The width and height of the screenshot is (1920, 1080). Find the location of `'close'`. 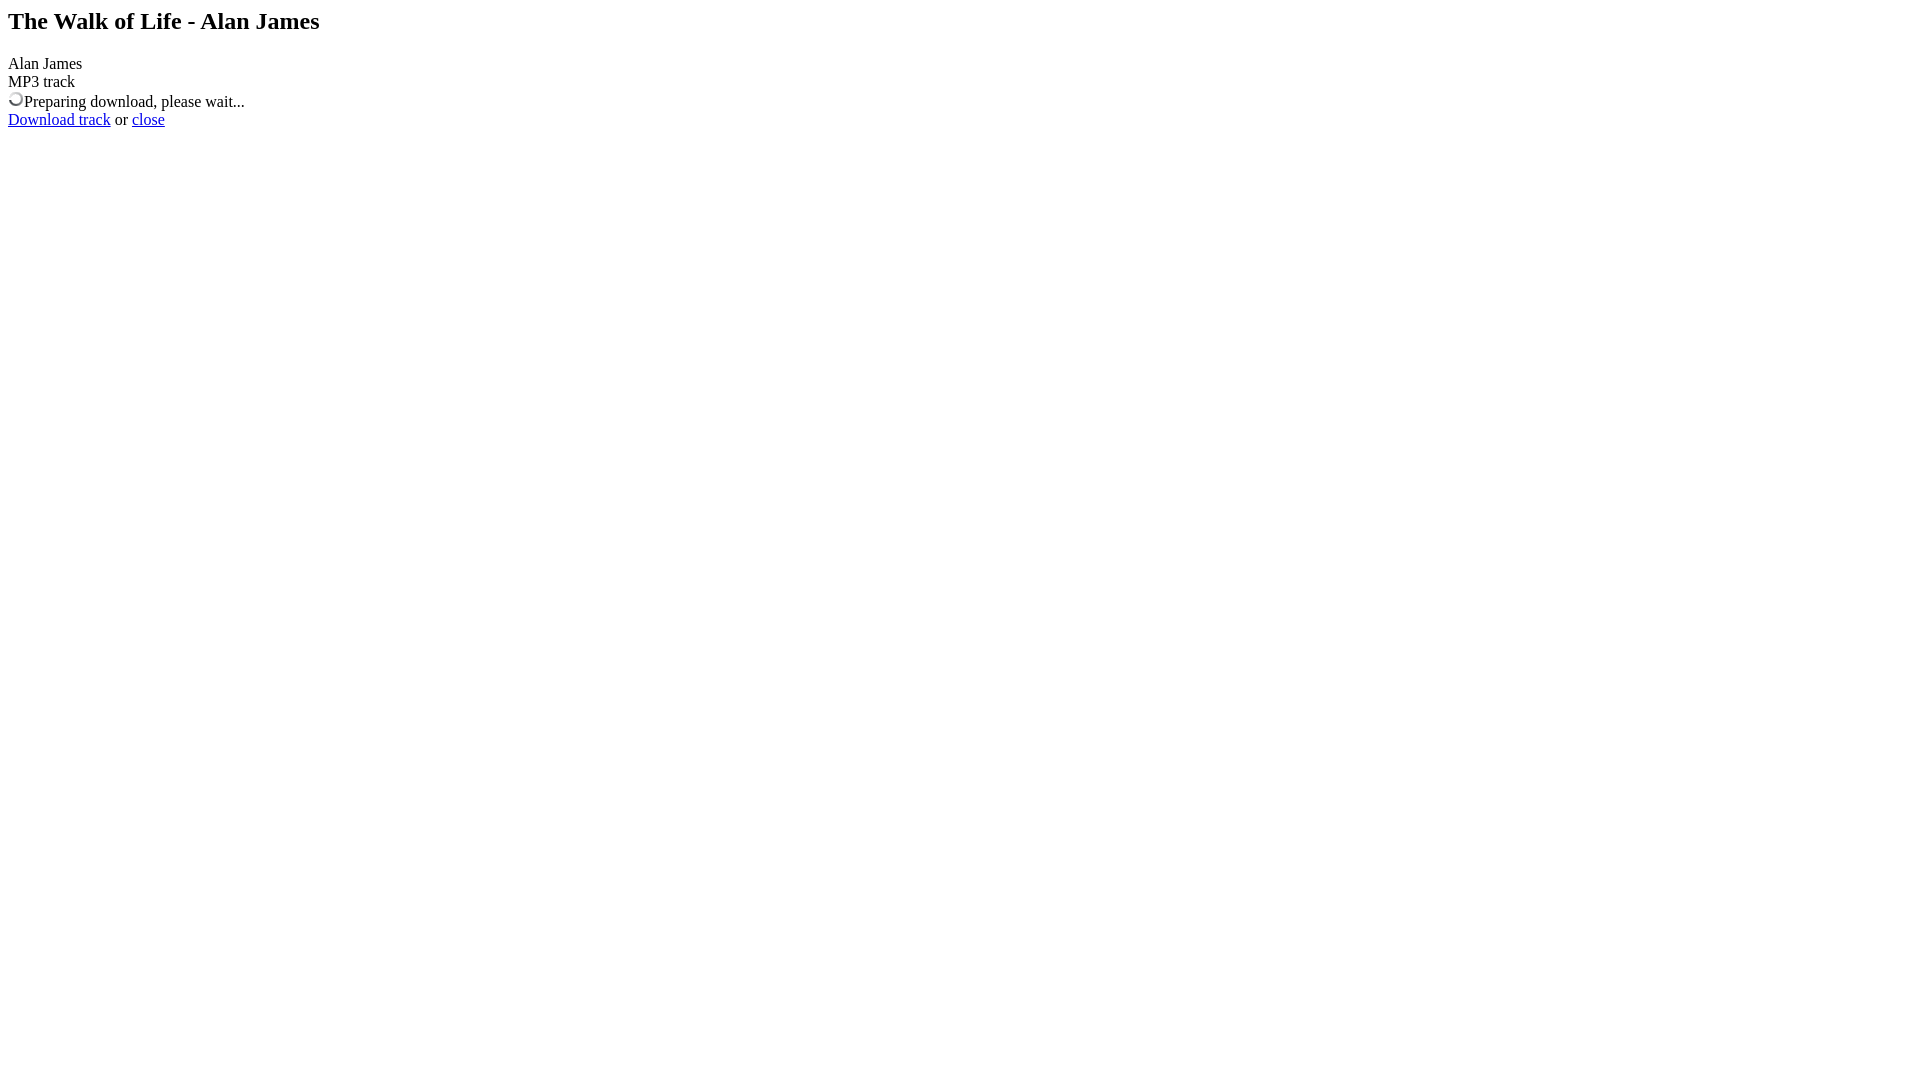

'close' is located at coordinates (147, 119).